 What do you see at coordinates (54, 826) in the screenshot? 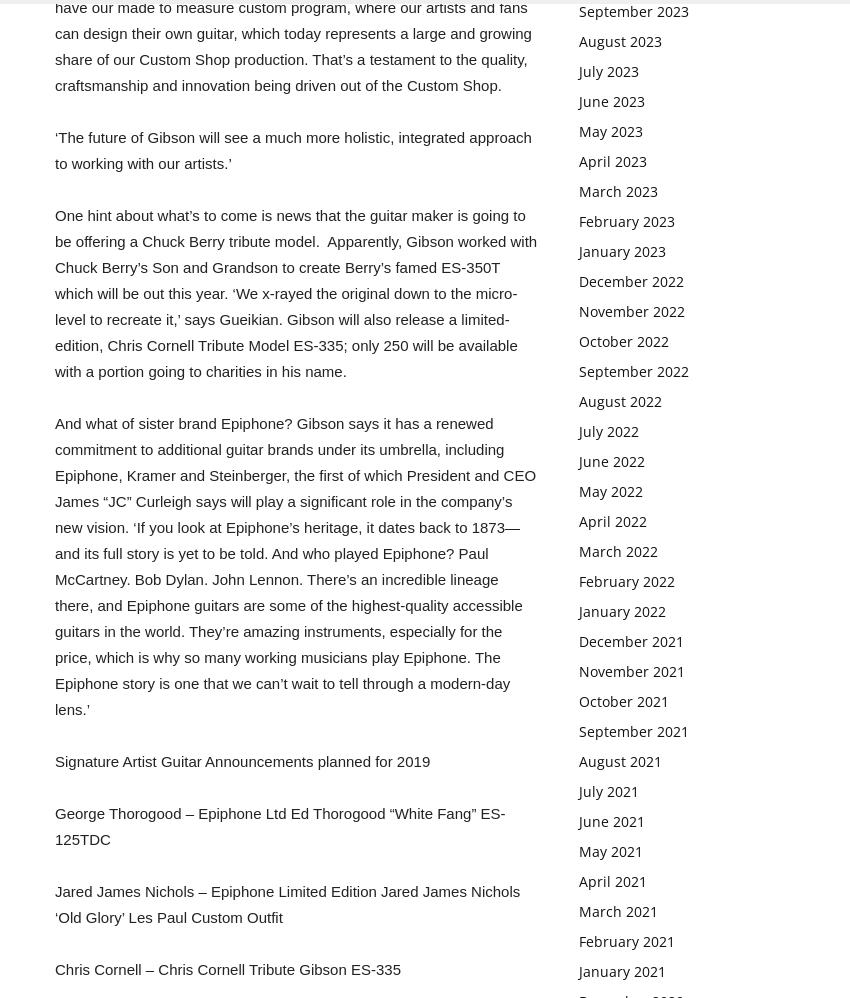
I see `'George Thorogood – Epiphone Ltd Ed Thorogood “White Fang” ES-125TDC'` at bounding box center [54, 826].